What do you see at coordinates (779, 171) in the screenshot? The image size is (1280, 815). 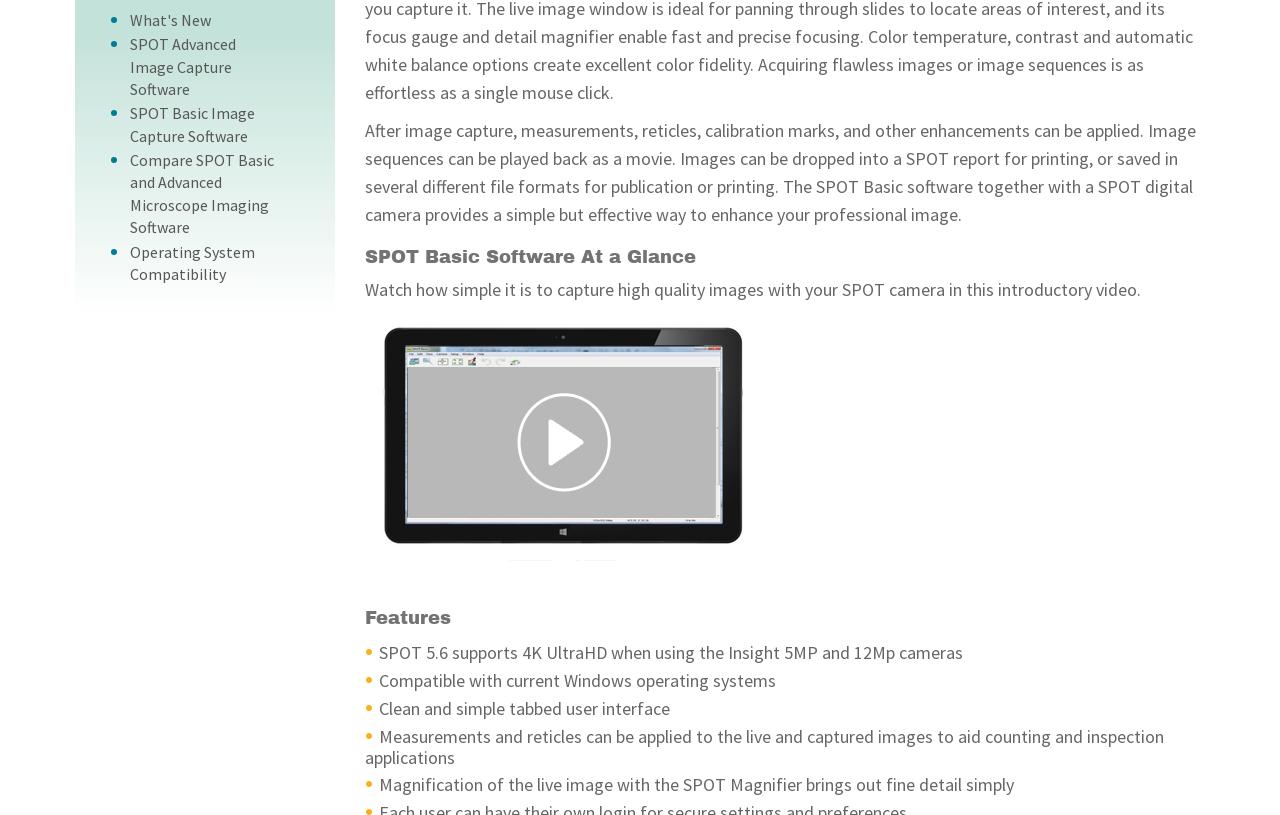 I see `'After image capture, measurements, reticles, calibration marks, and other enhancements can be applied. Image sequences can be played back as a movie. Images can be dropped into a SPOT report for printing, or saved in several different file formats for publication or printing. The SPOT Basic software together with a SPOT digital camera provides a simple but effective way to enhance your professional image.'` at bounding box center [779, 171].